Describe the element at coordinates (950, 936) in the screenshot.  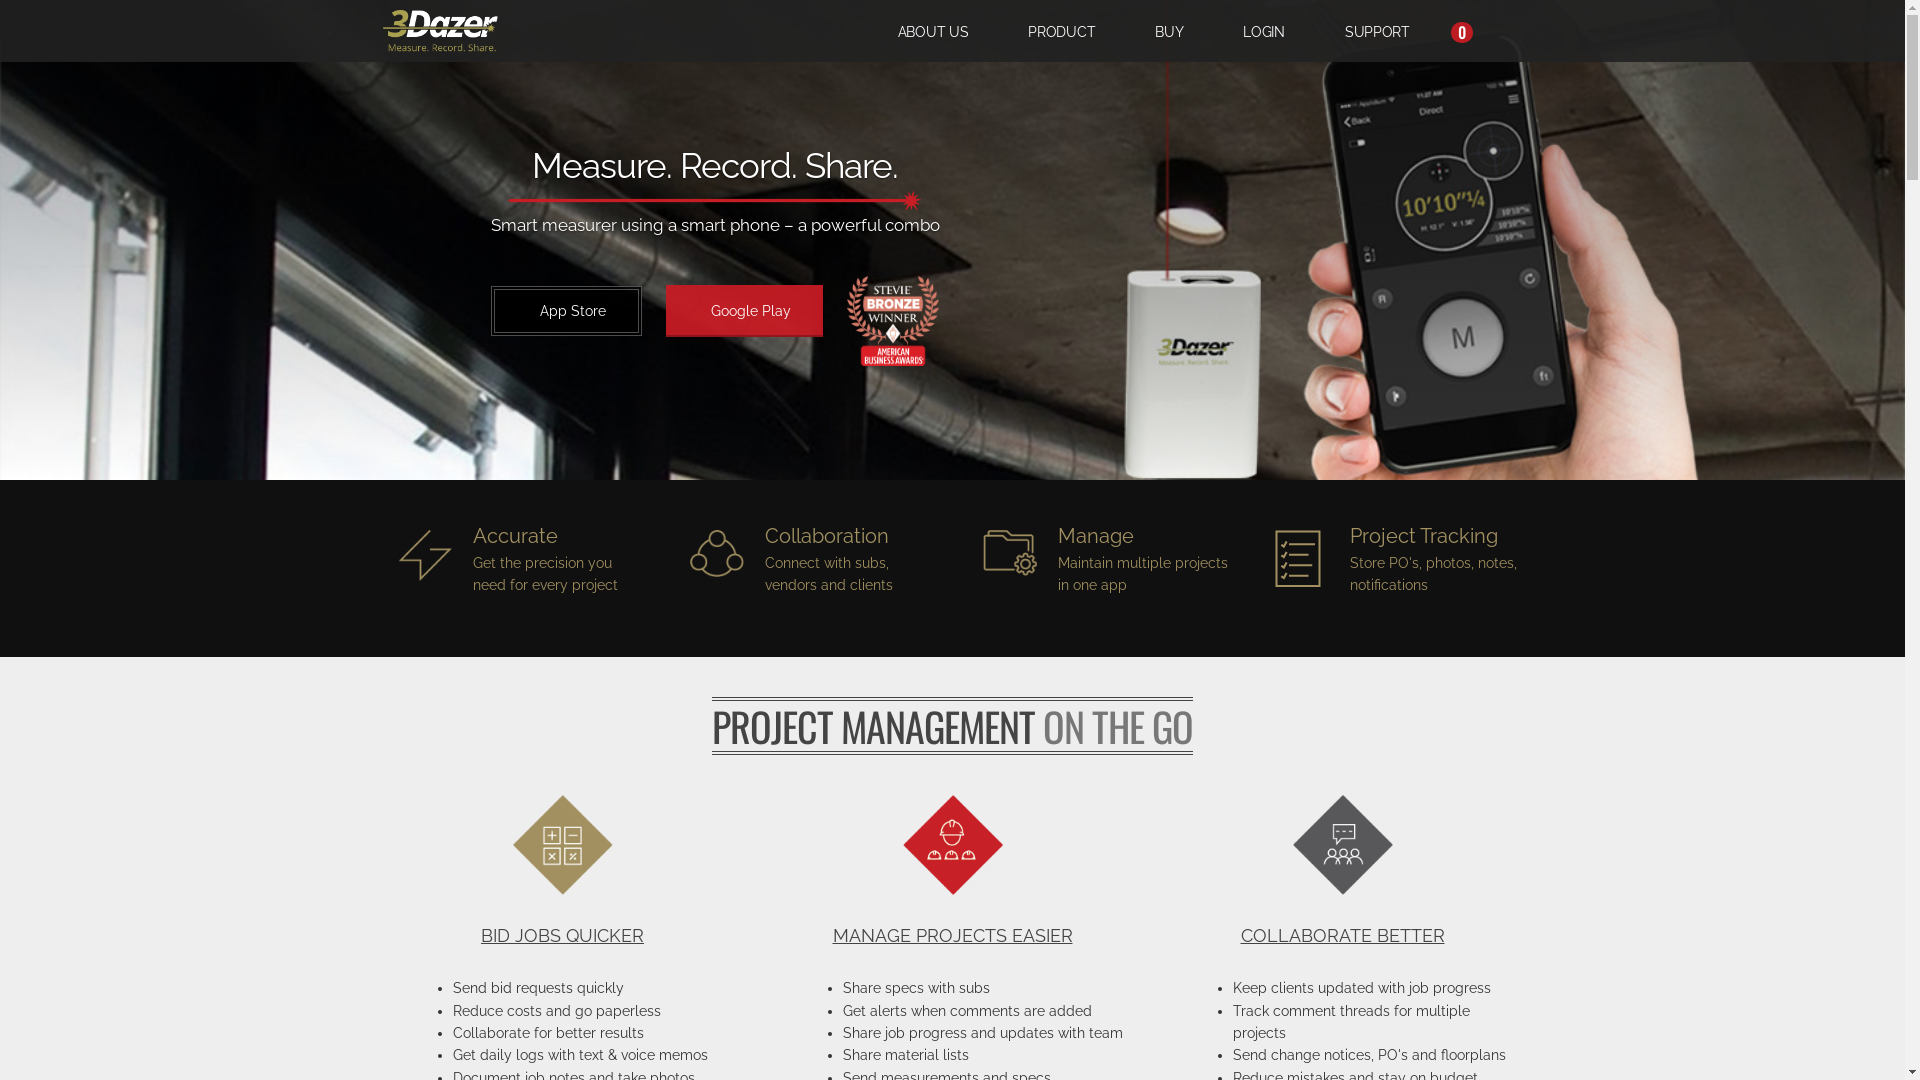
I see `'MANAGE PROJECTS EASIER'` at that location.